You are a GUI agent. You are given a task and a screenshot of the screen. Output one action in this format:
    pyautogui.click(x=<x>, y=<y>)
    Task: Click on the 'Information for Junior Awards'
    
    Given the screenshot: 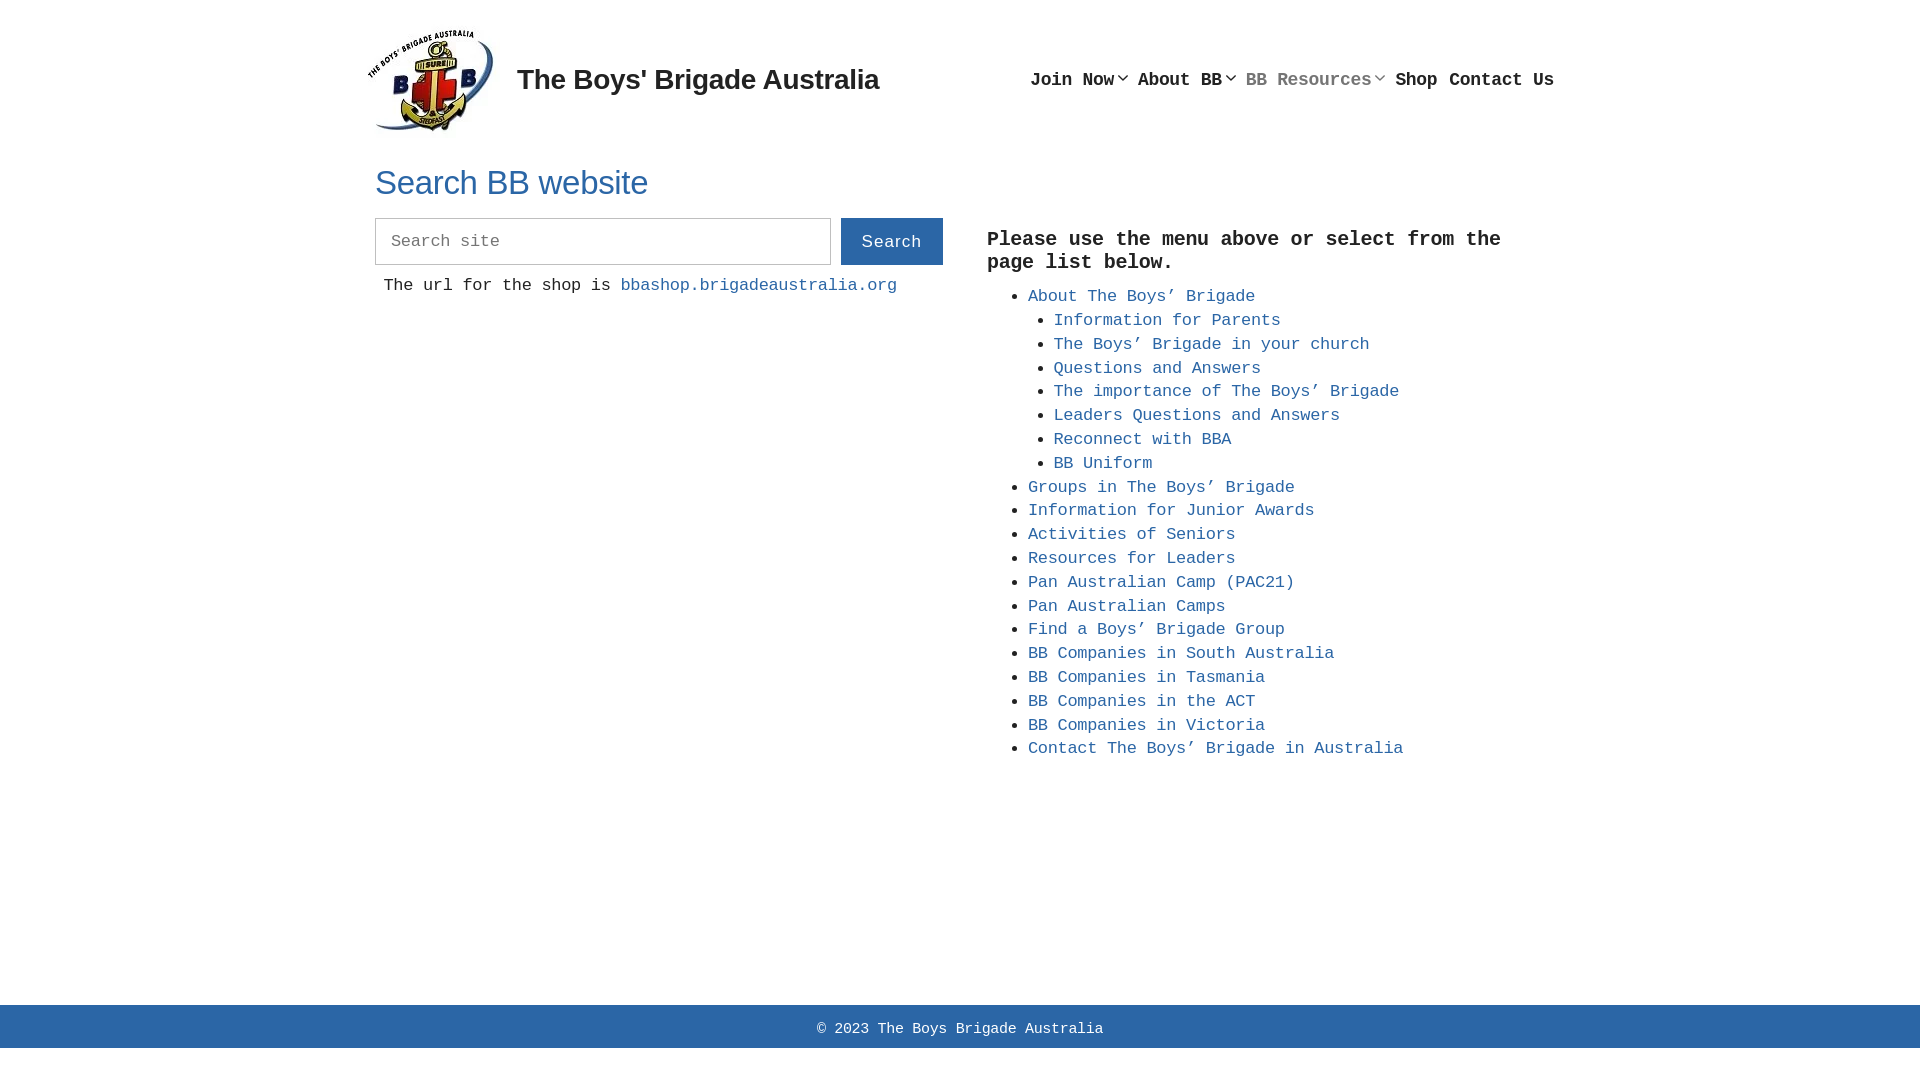 What is the action you would take?
    pyautogui.click(x=1171, y=509)
    